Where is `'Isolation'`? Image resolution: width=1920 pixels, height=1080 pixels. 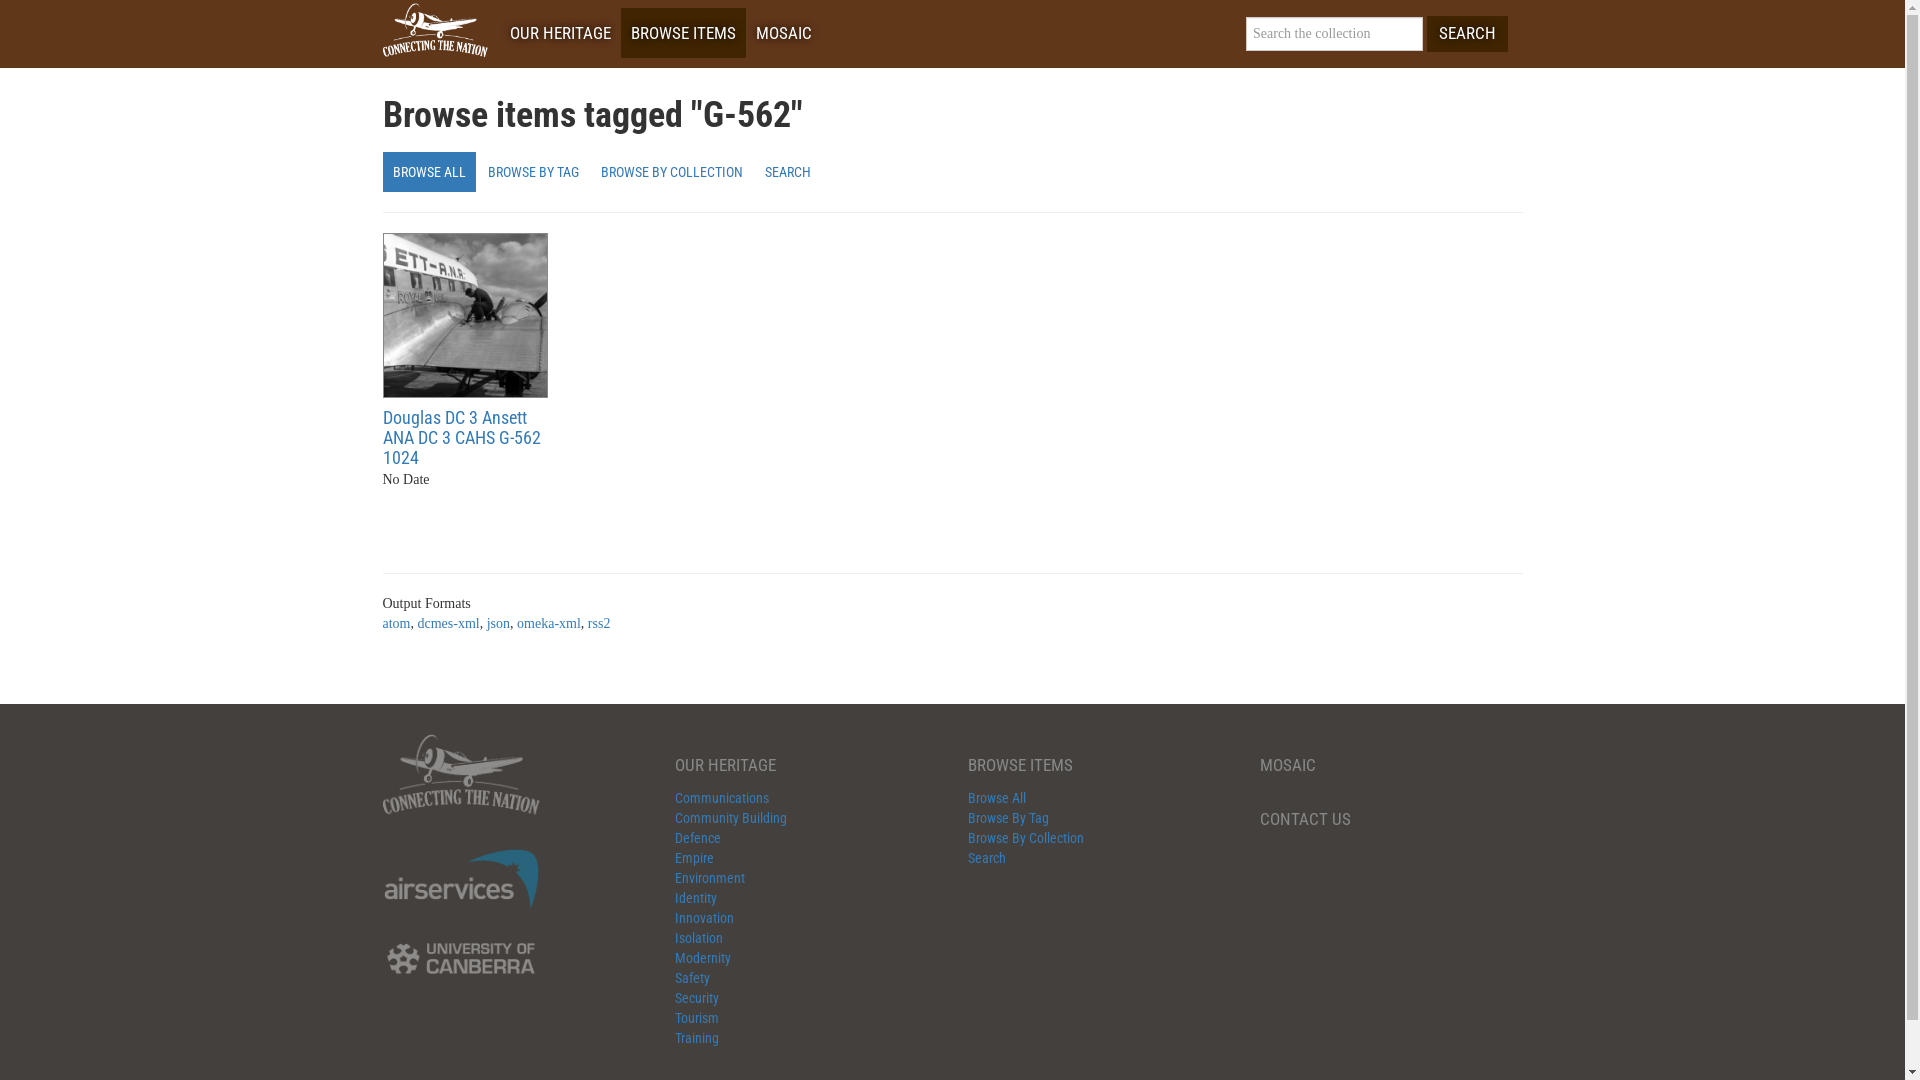
'Isolation' is located at coordinates (675, 937).